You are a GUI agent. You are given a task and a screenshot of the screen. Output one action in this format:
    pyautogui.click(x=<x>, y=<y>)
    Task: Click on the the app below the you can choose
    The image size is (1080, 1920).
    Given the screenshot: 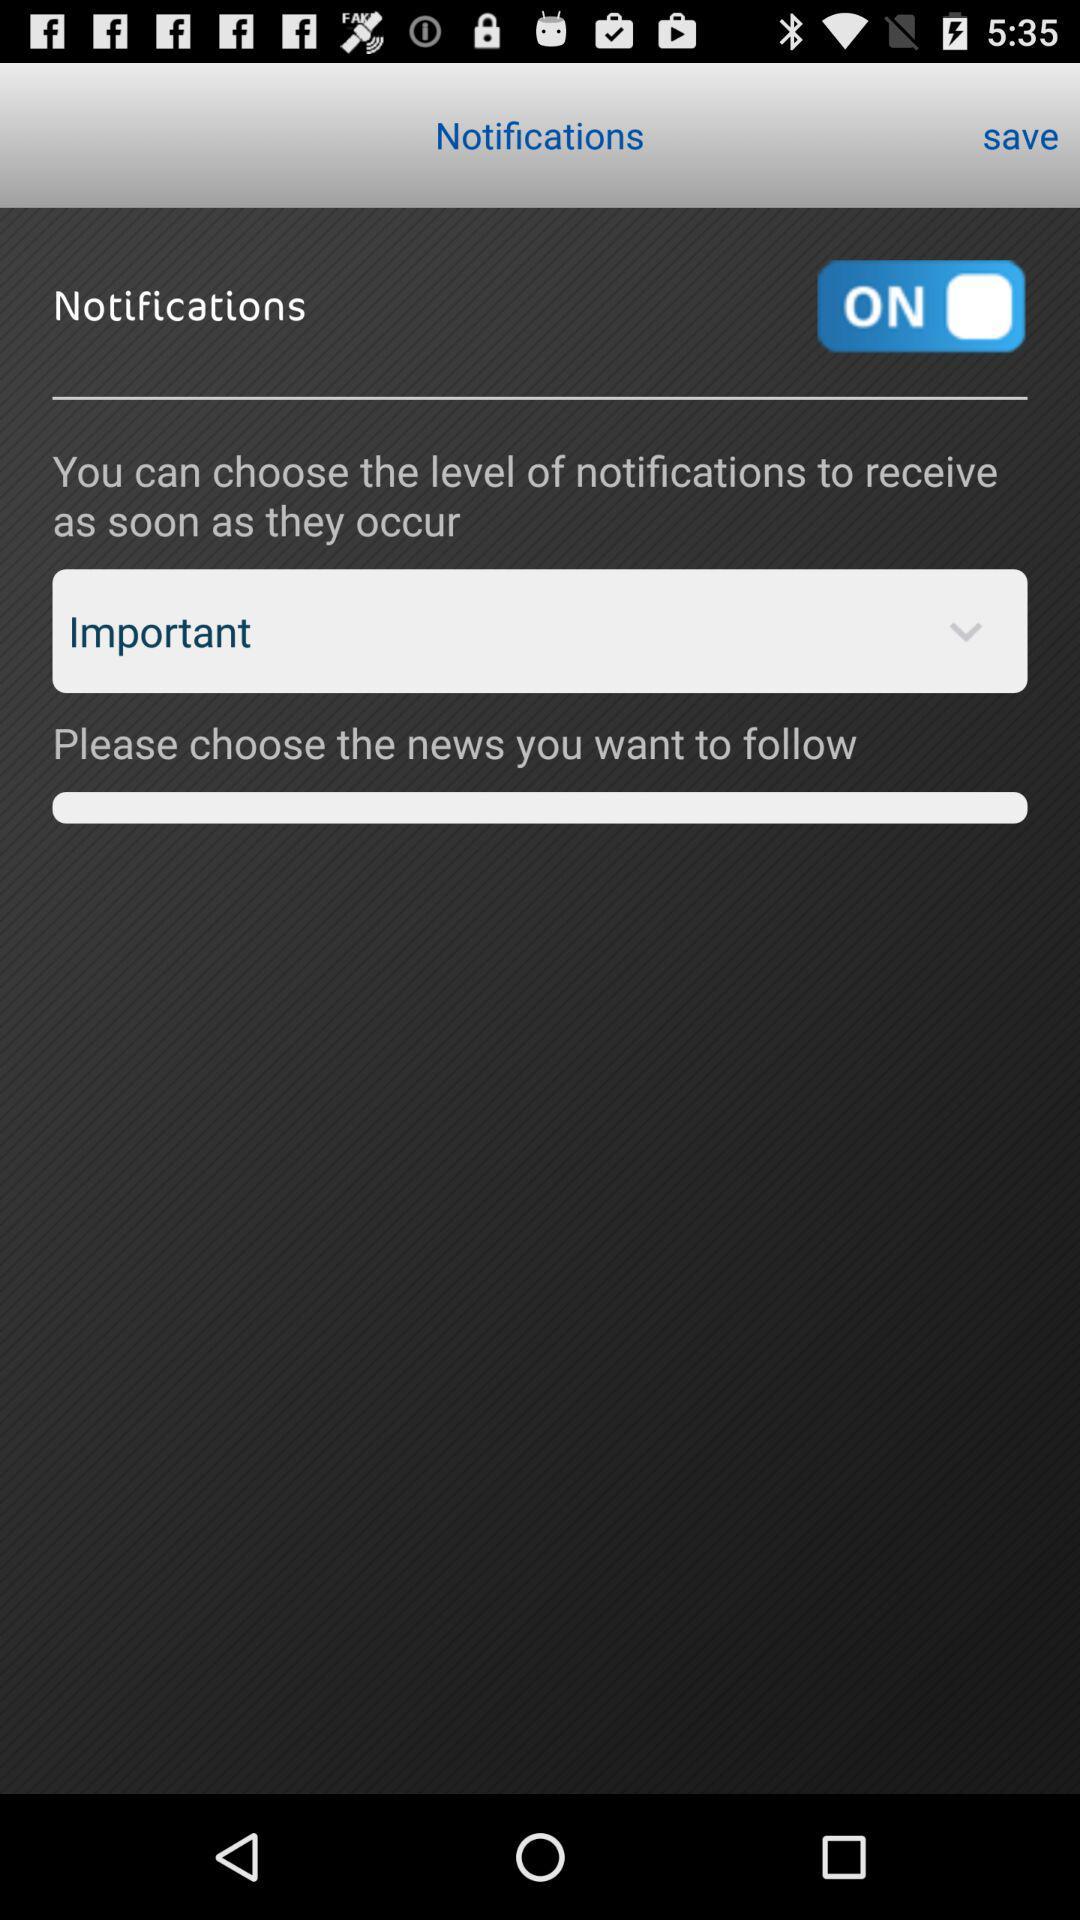 What is the action you would take?
    pyautogui.click(x=540, y=630)
    